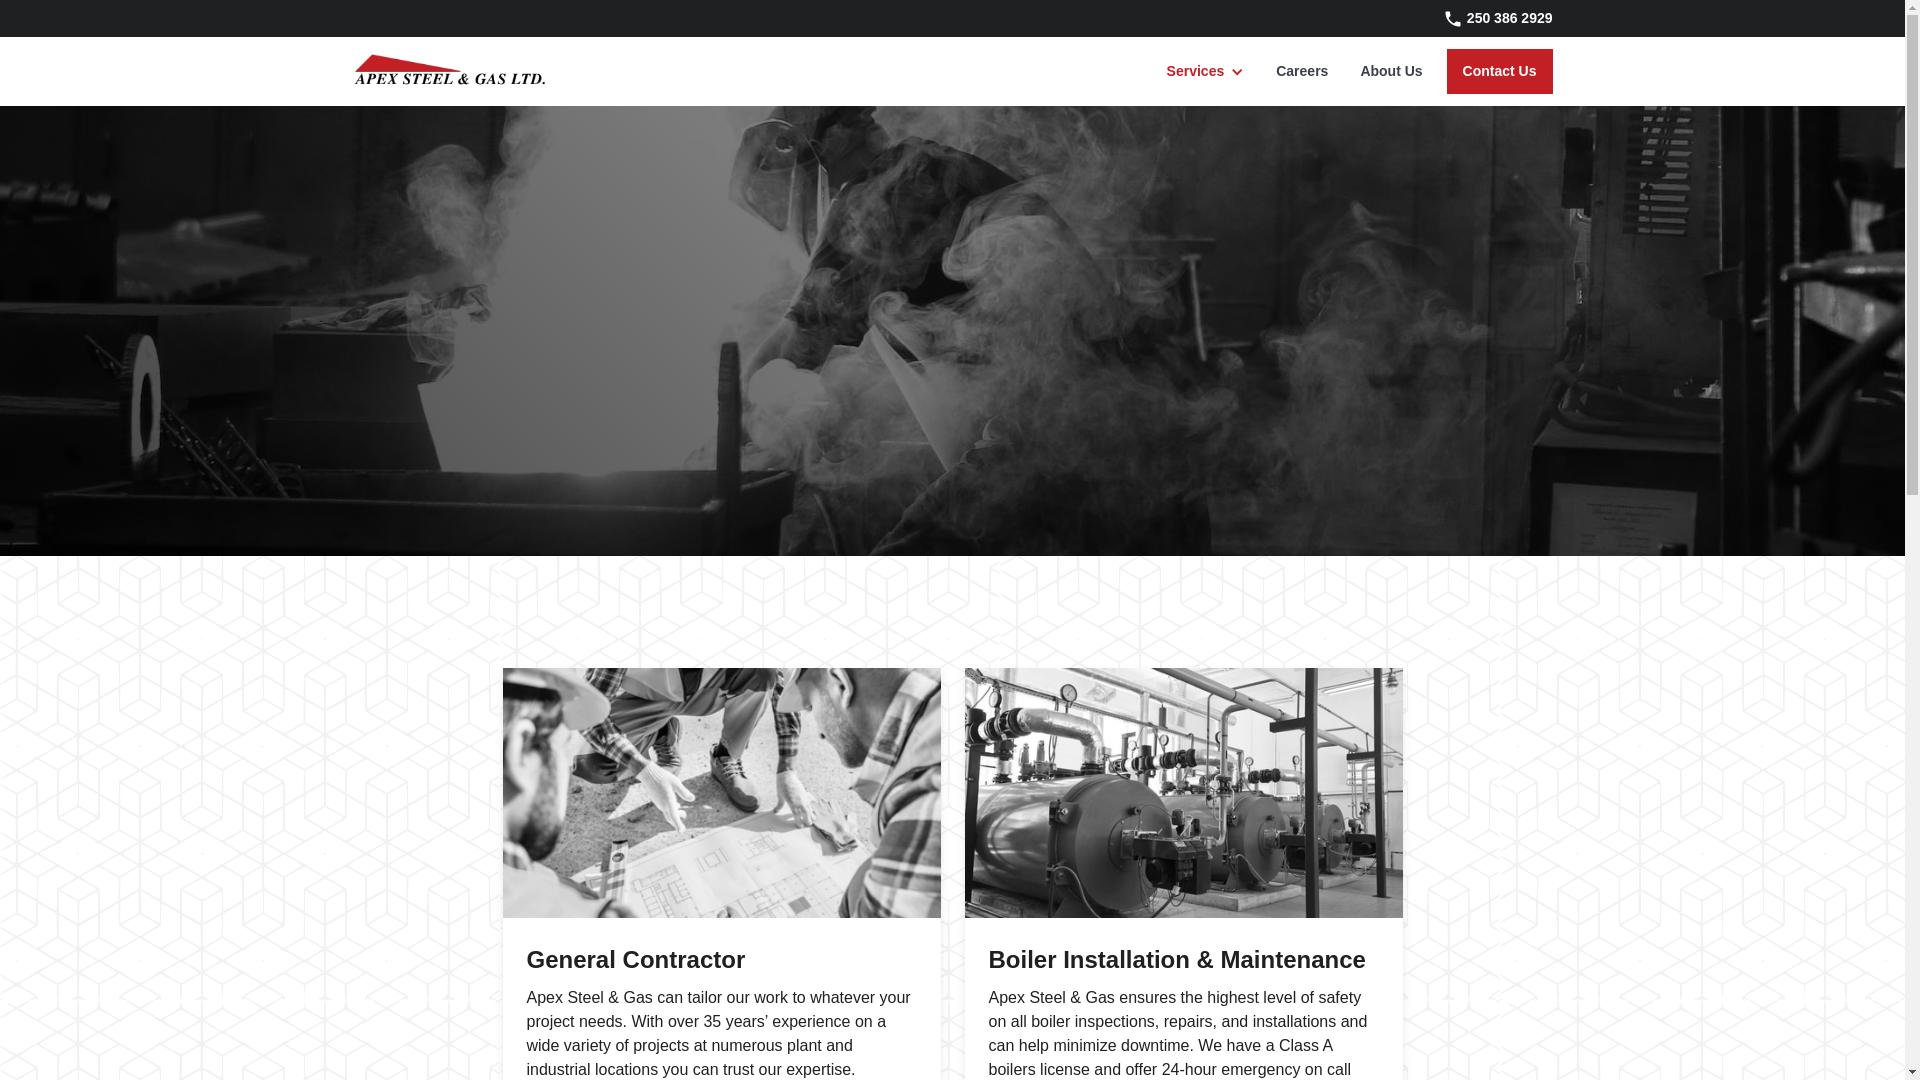 This screenshot has height=1080, width=1920. What do you see at coordinates (1195, 70) in the screenshot?
I see `'Services'` at bounding box center [1195, 70].